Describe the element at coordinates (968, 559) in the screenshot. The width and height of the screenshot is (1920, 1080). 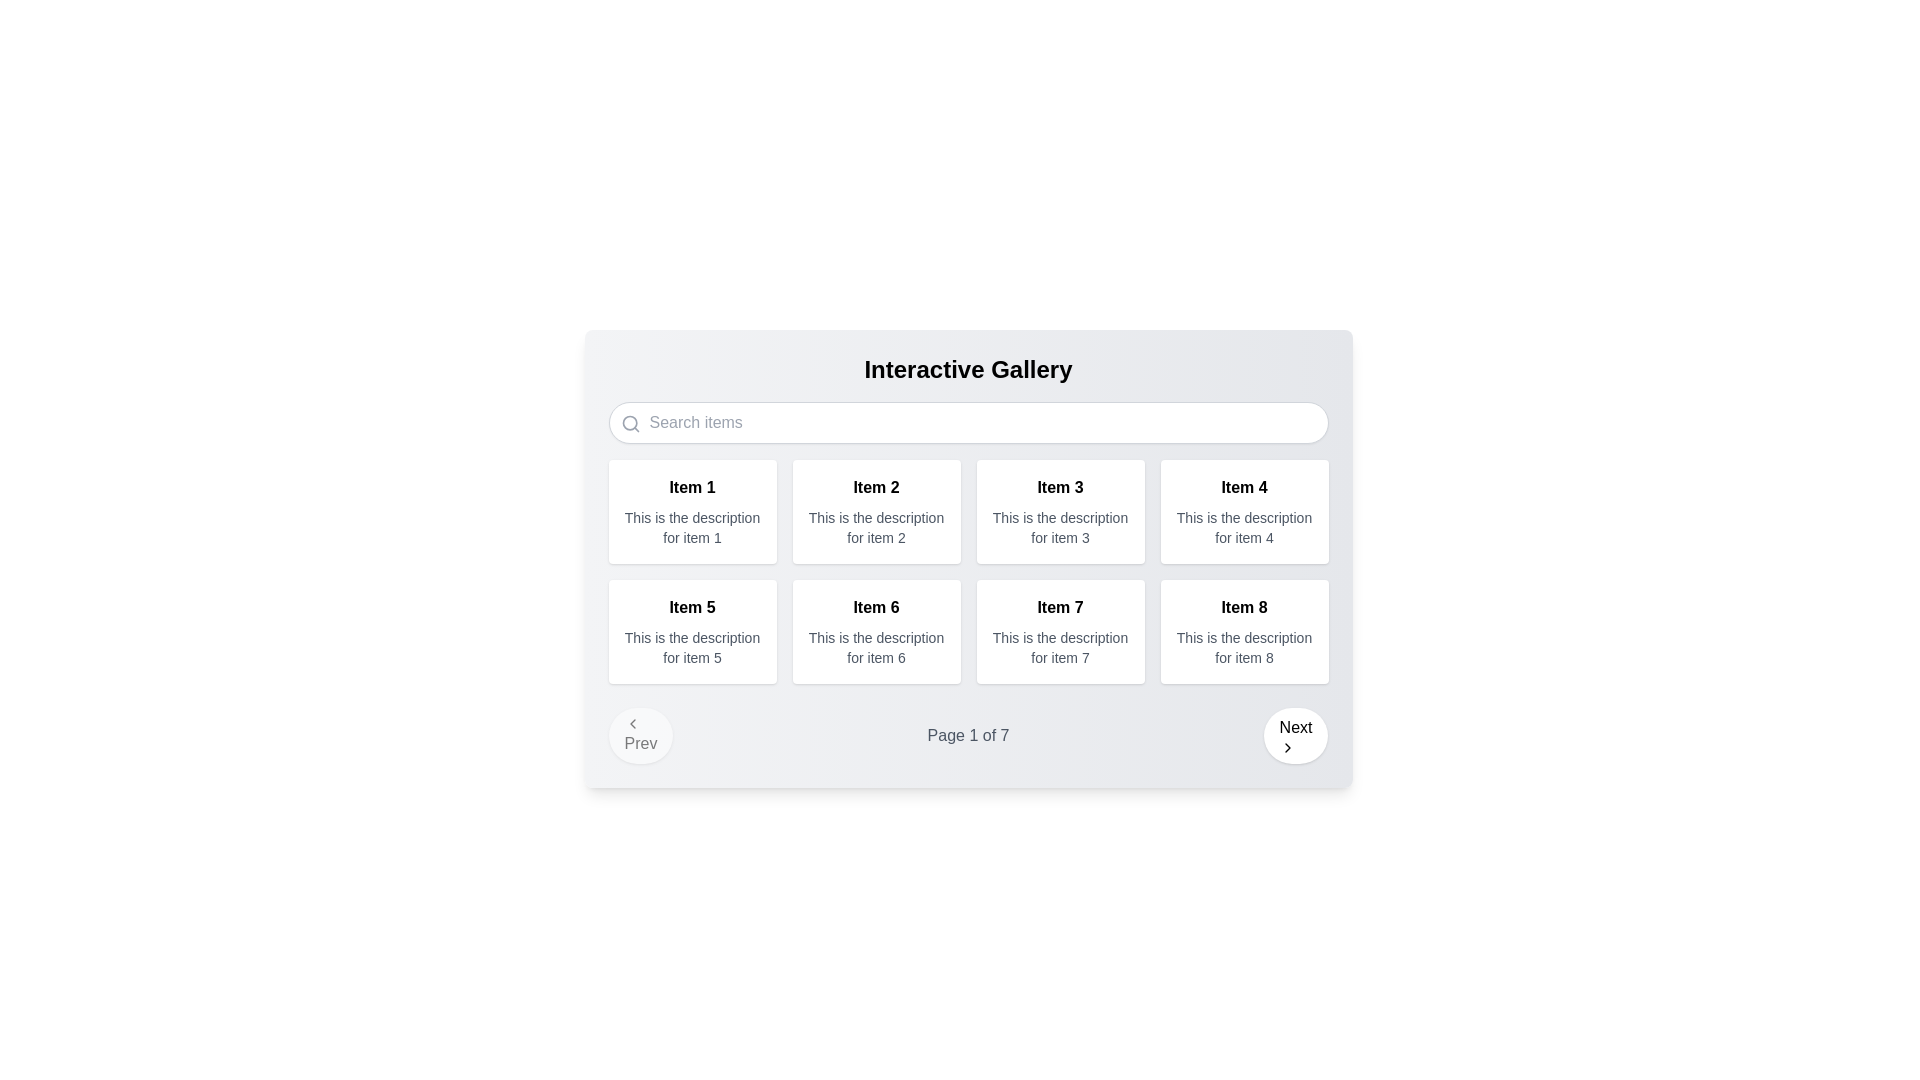
I see `to select the second card in the 'Interactive Gallery' that provides information about 'Item 2'` at that location.